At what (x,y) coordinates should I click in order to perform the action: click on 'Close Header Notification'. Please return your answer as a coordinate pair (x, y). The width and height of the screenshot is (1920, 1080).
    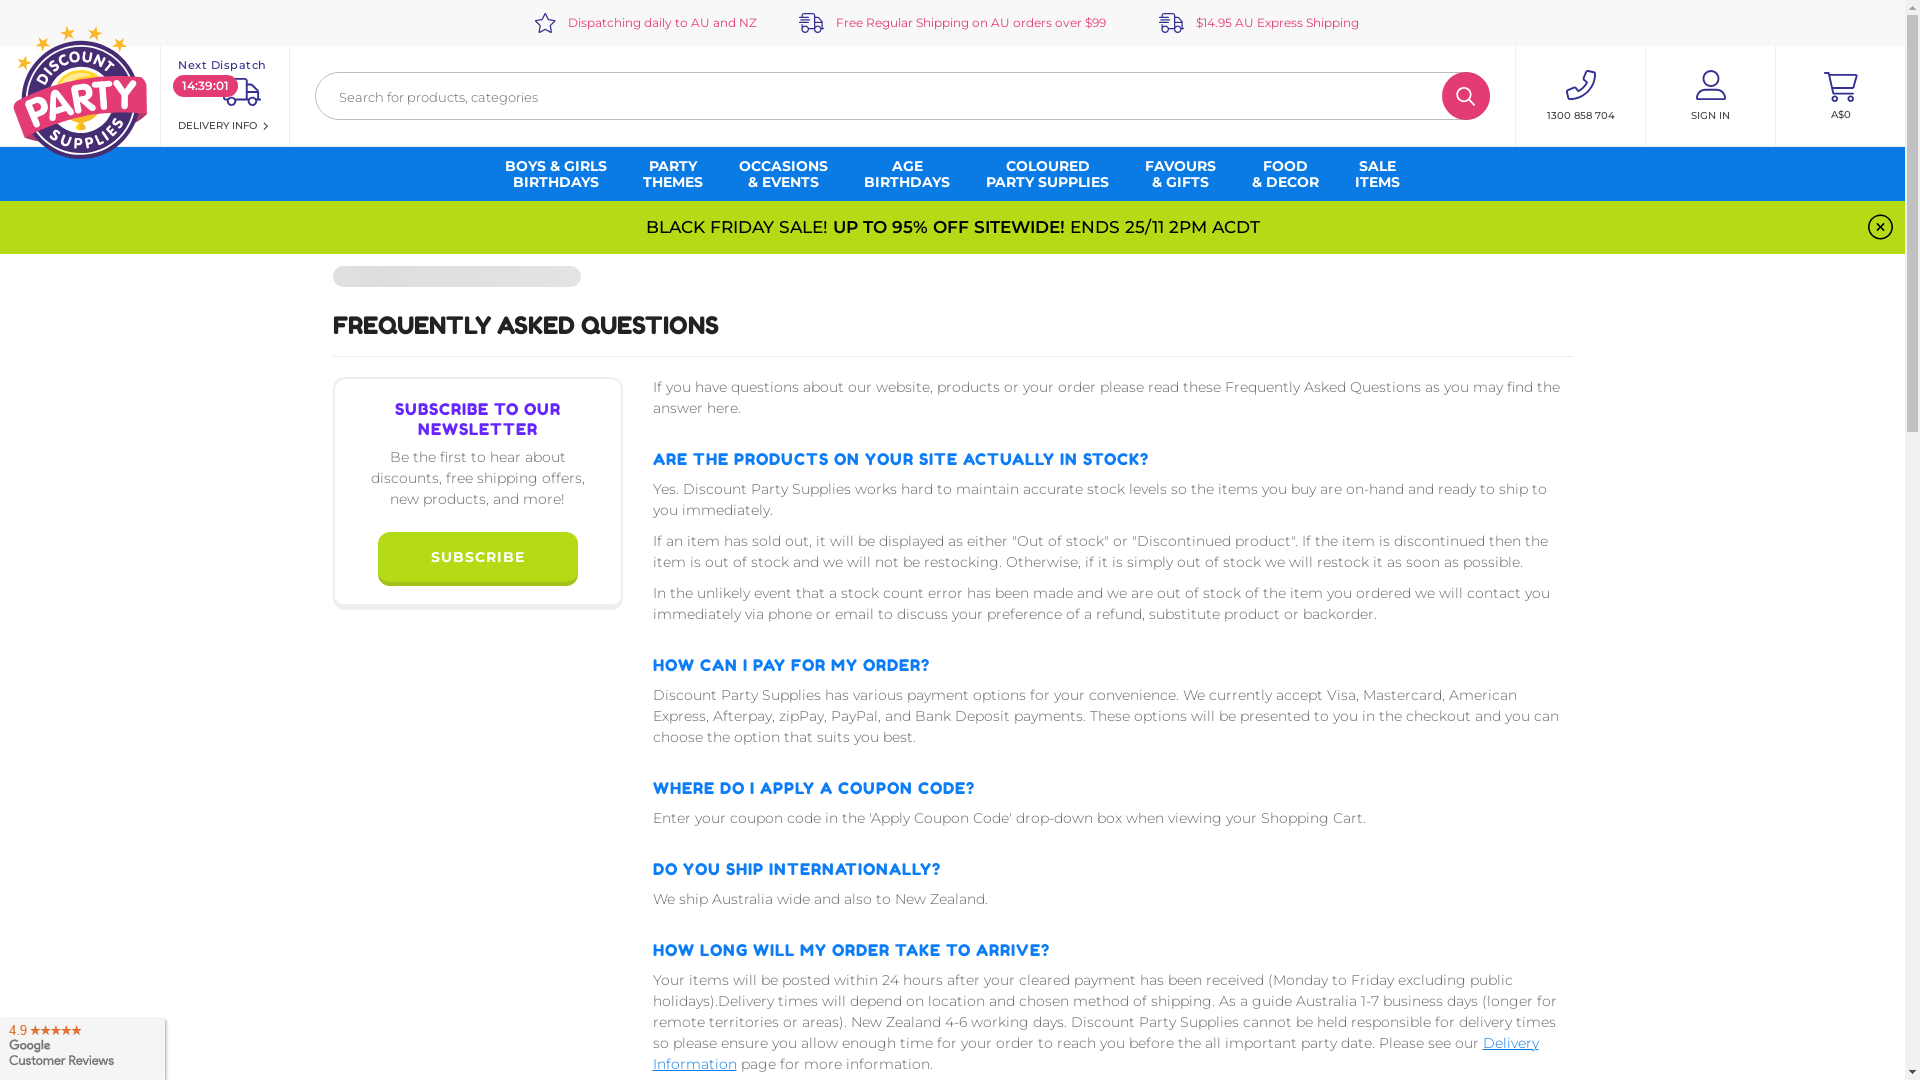
    Looking at the image, I should click on (1879, 226).